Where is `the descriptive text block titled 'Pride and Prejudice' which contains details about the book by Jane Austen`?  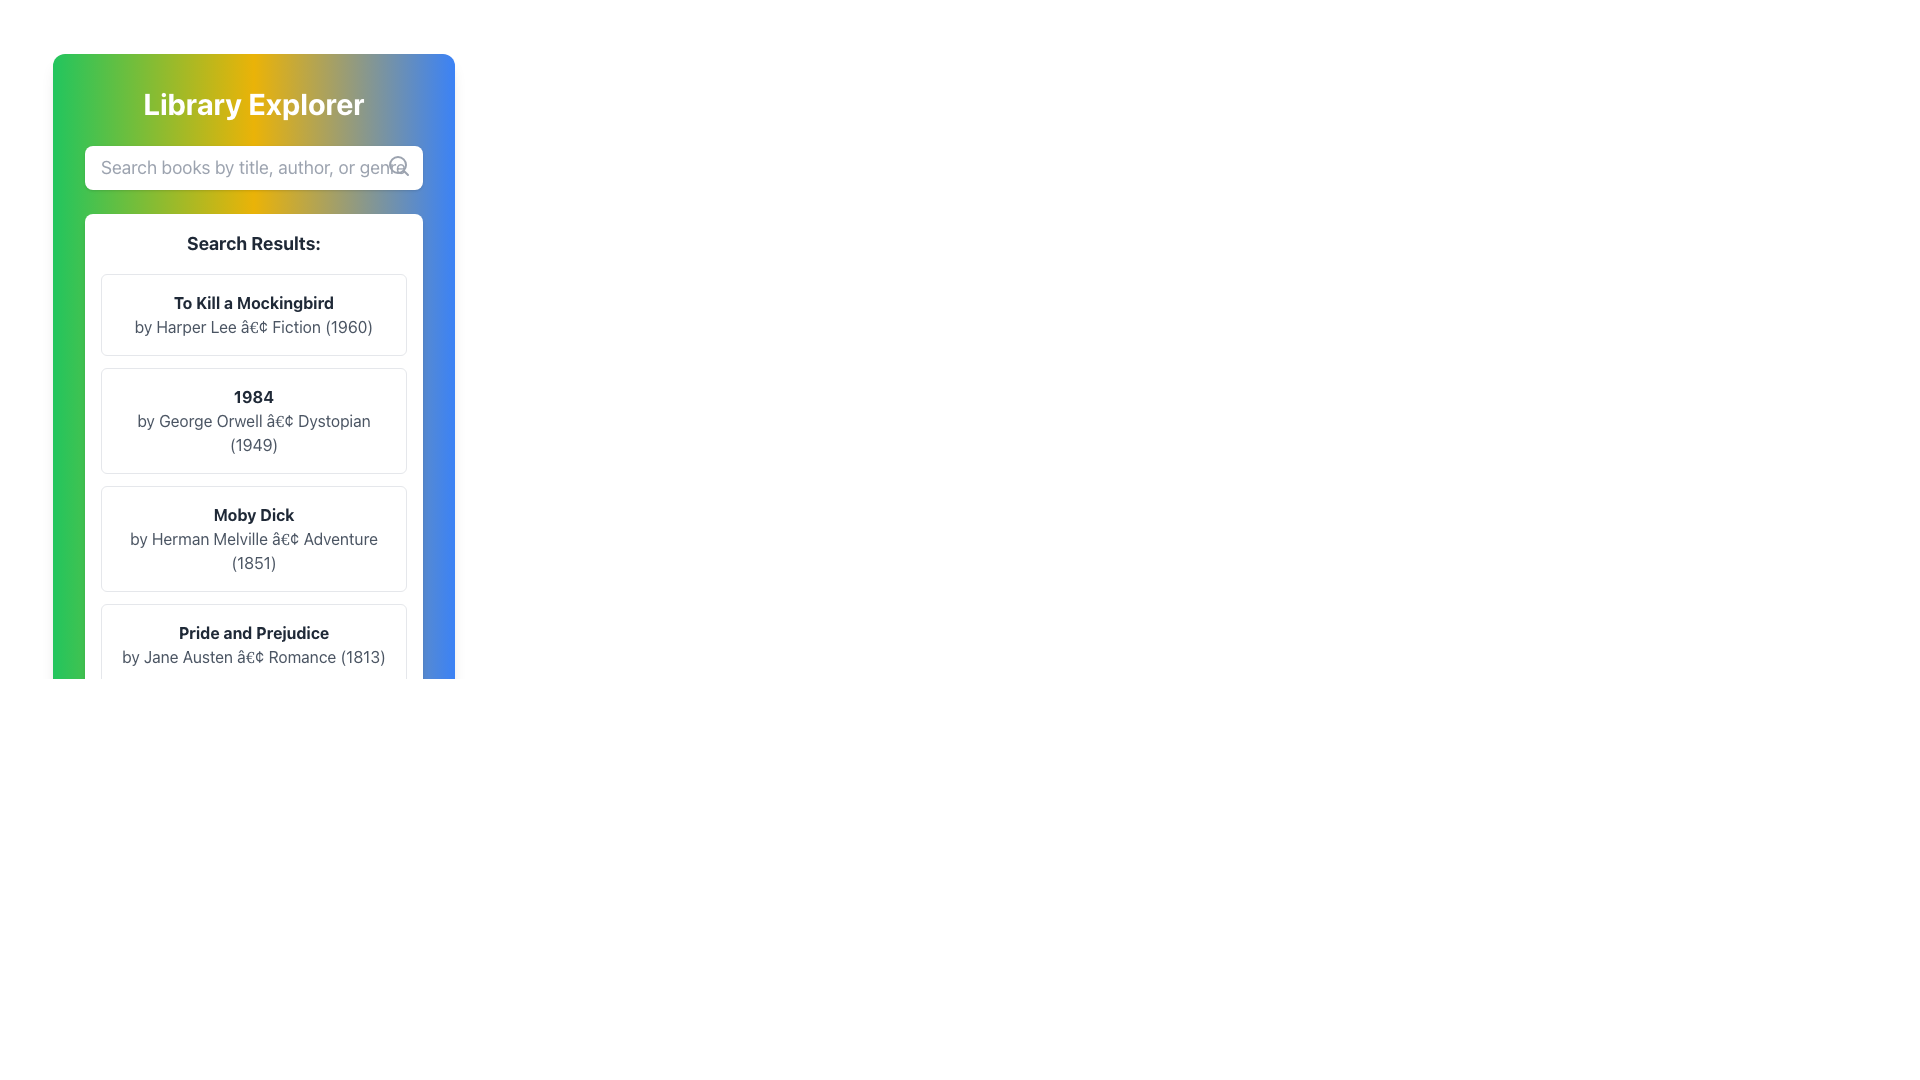 the descriptive text block titled 'Pride and Prejudice' which contains details about the book by Jane Austen is located at coordinates (253, 644).